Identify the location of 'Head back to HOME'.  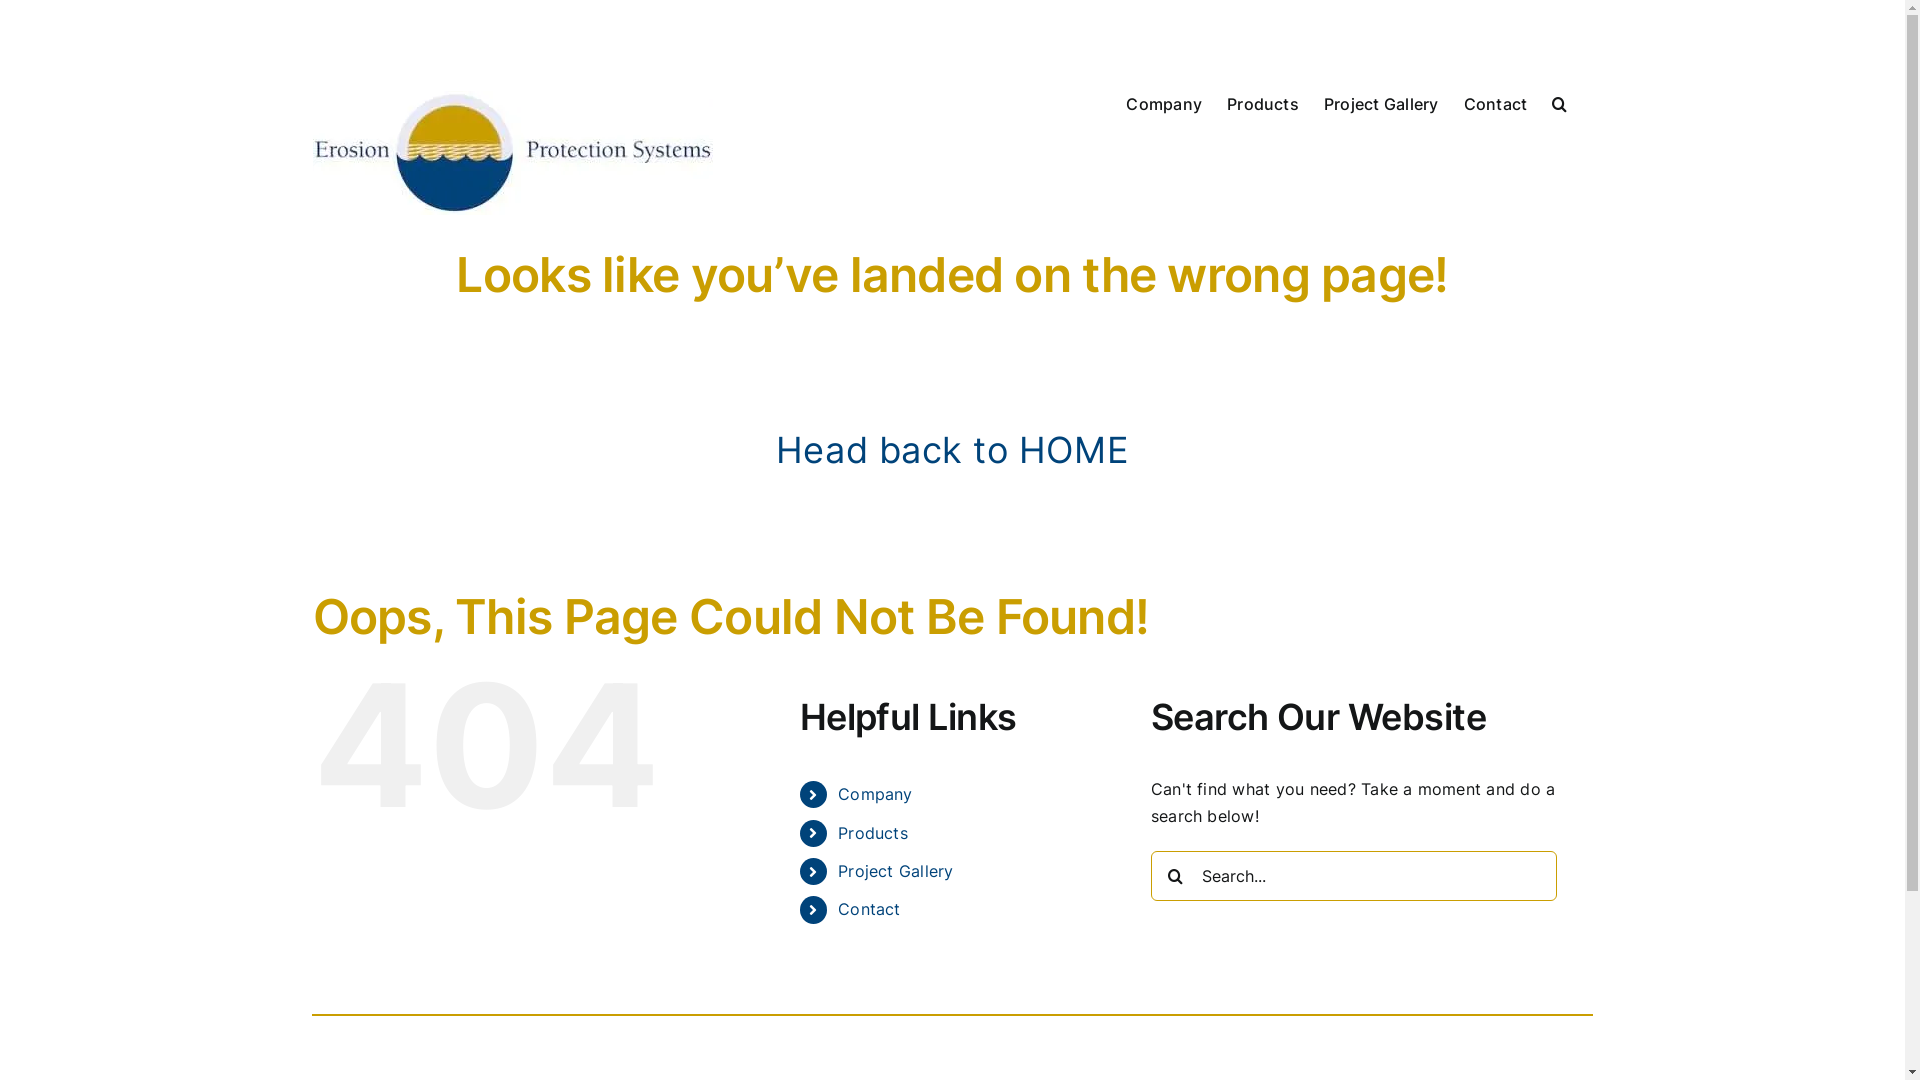
(951, 450).